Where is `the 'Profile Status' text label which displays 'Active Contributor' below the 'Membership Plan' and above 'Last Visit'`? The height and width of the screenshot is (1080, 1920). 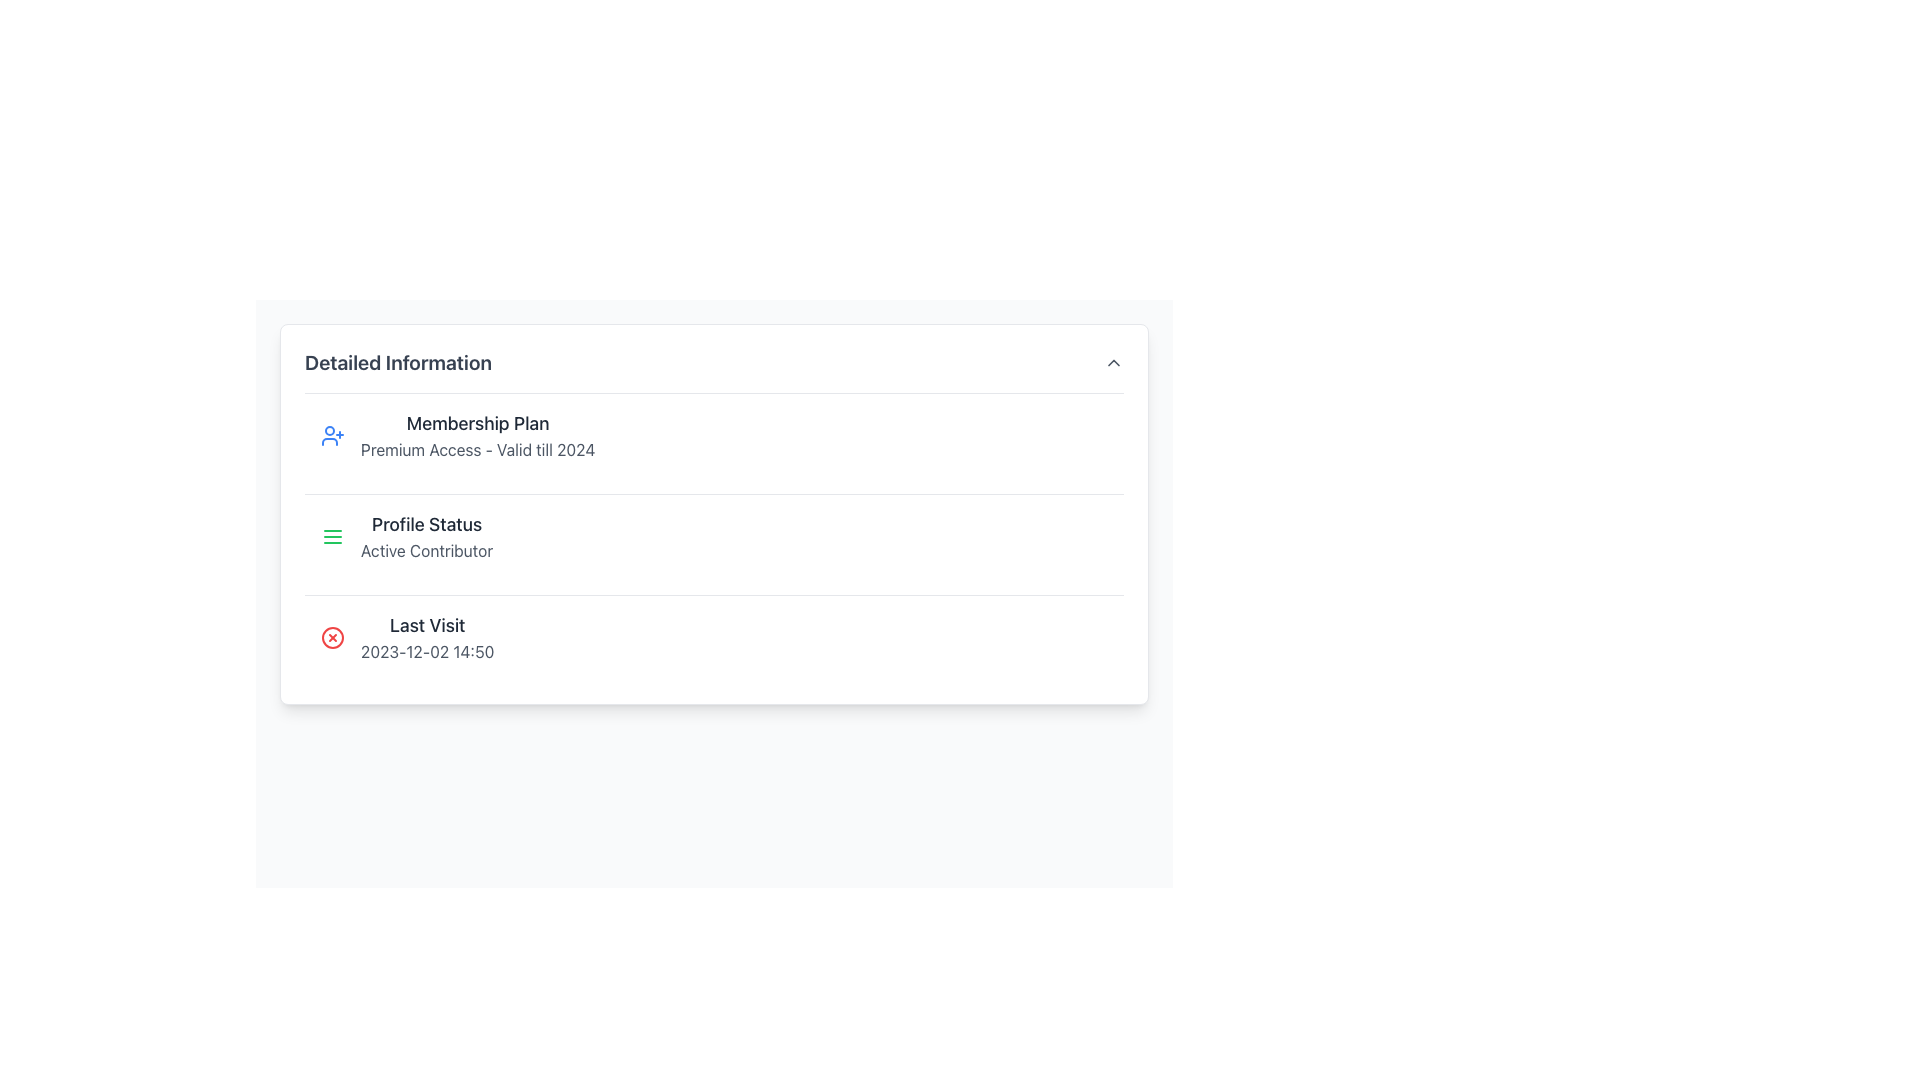
the 'Profile Status' text label which displays 'Active Contributor' below the 'Membership Plan' and above 'Last Visit' is located at coordinates (426, 535).